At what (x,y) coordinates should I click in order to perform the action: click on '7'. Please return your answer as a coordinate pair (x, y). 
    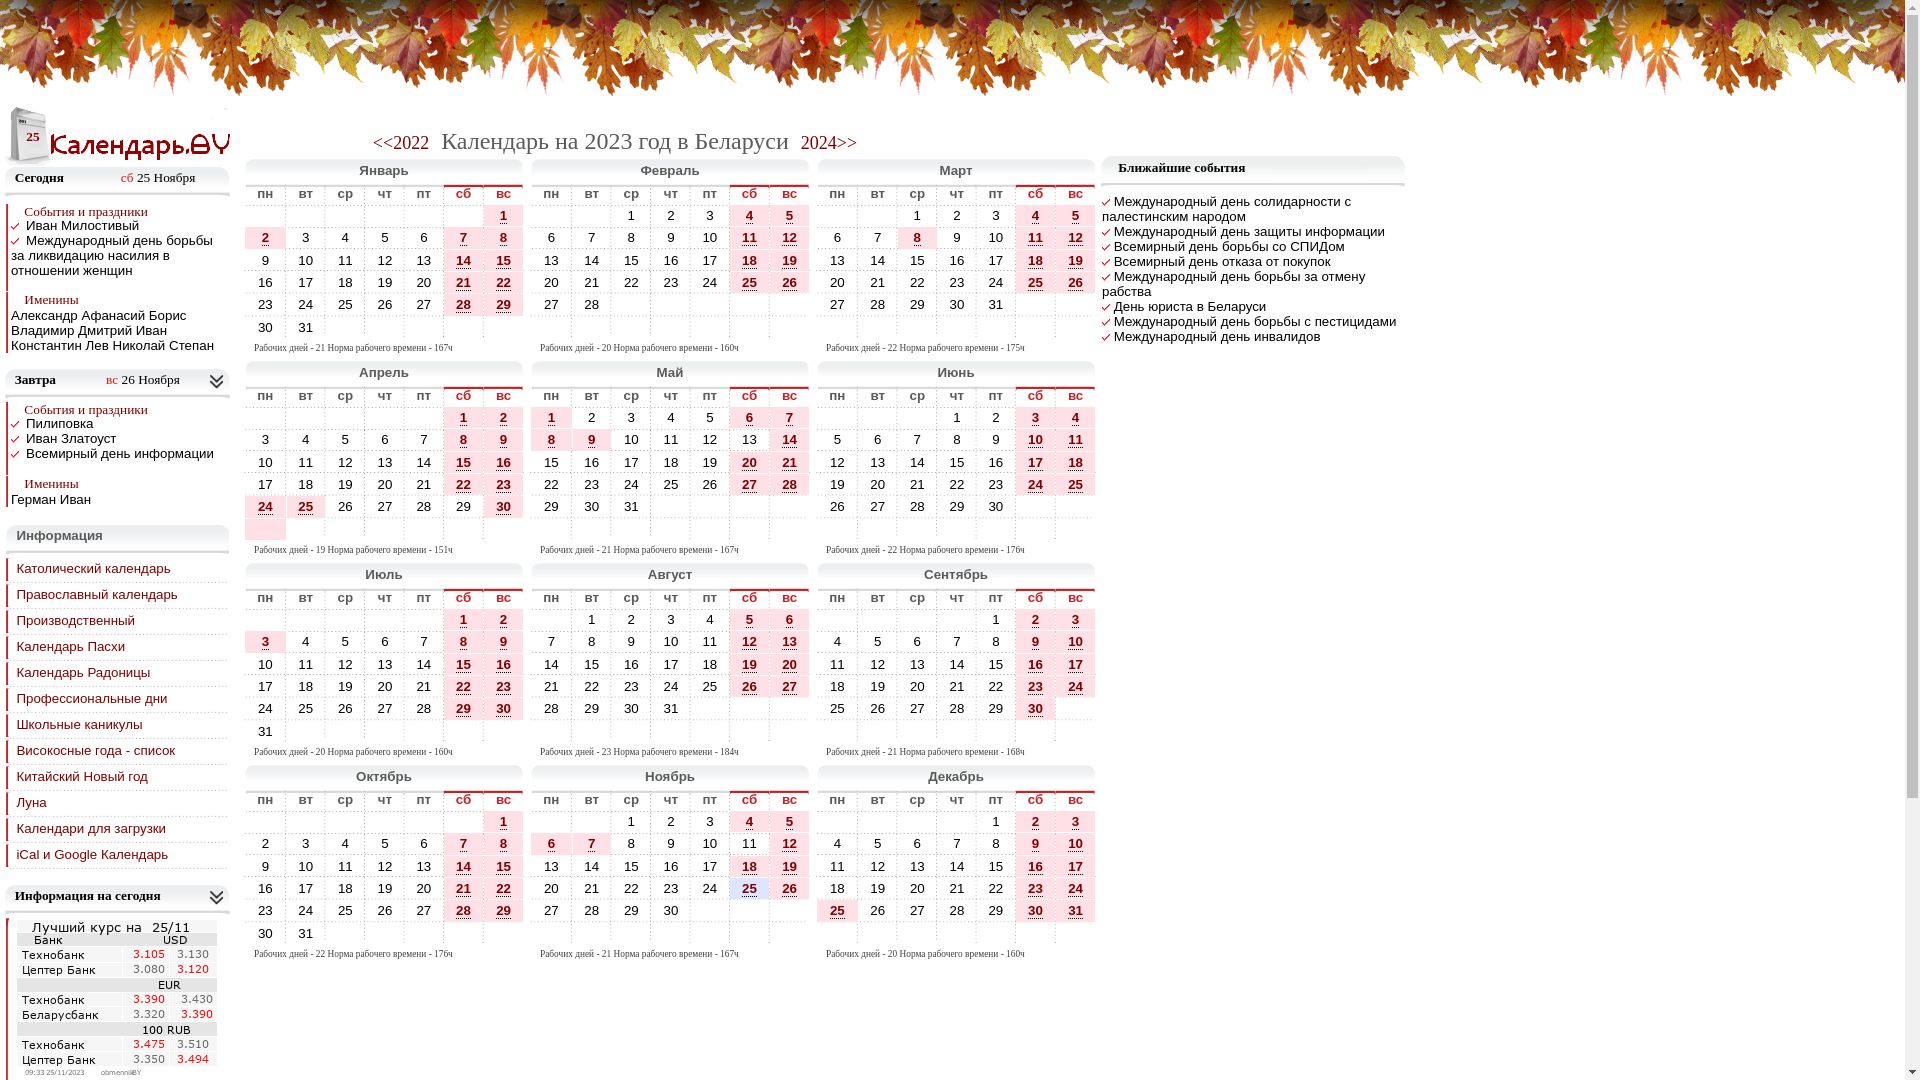
    Looking at the image, I should click on (590, 236).